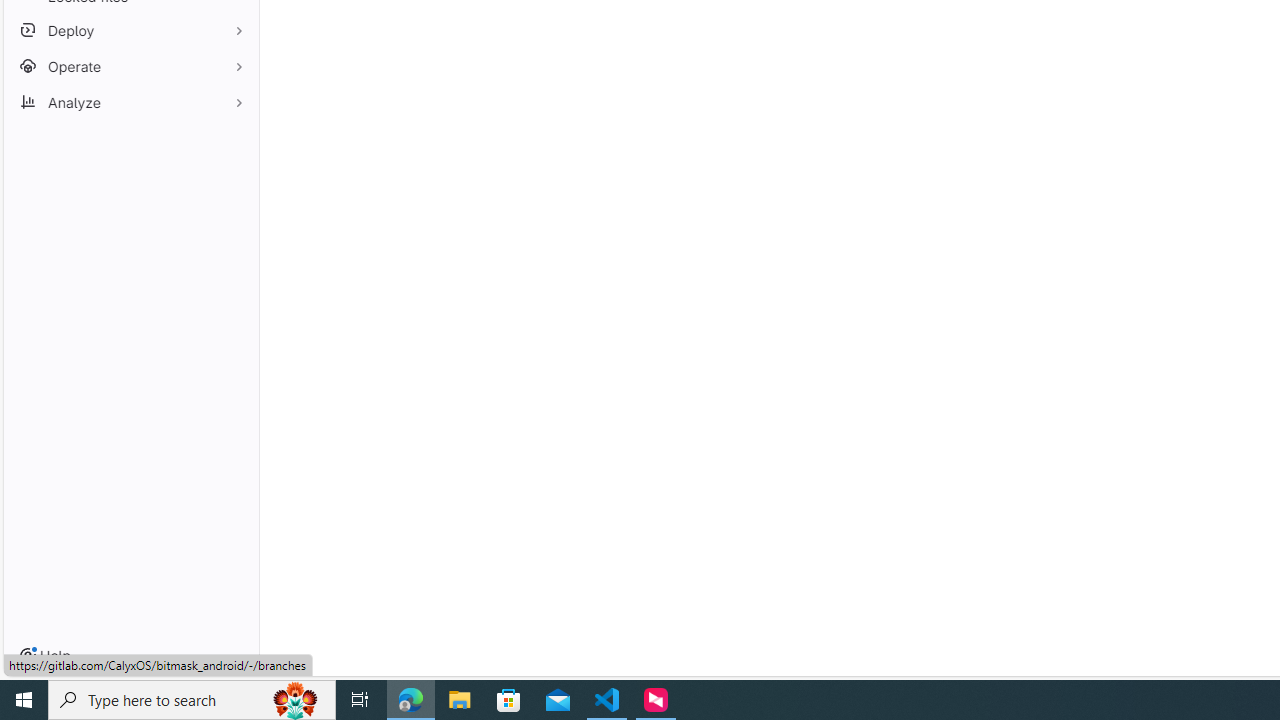  What do you see at coordinates (130, 102) in the screenshot?
I see `'Analyze'` at bounding box center [130, 102].